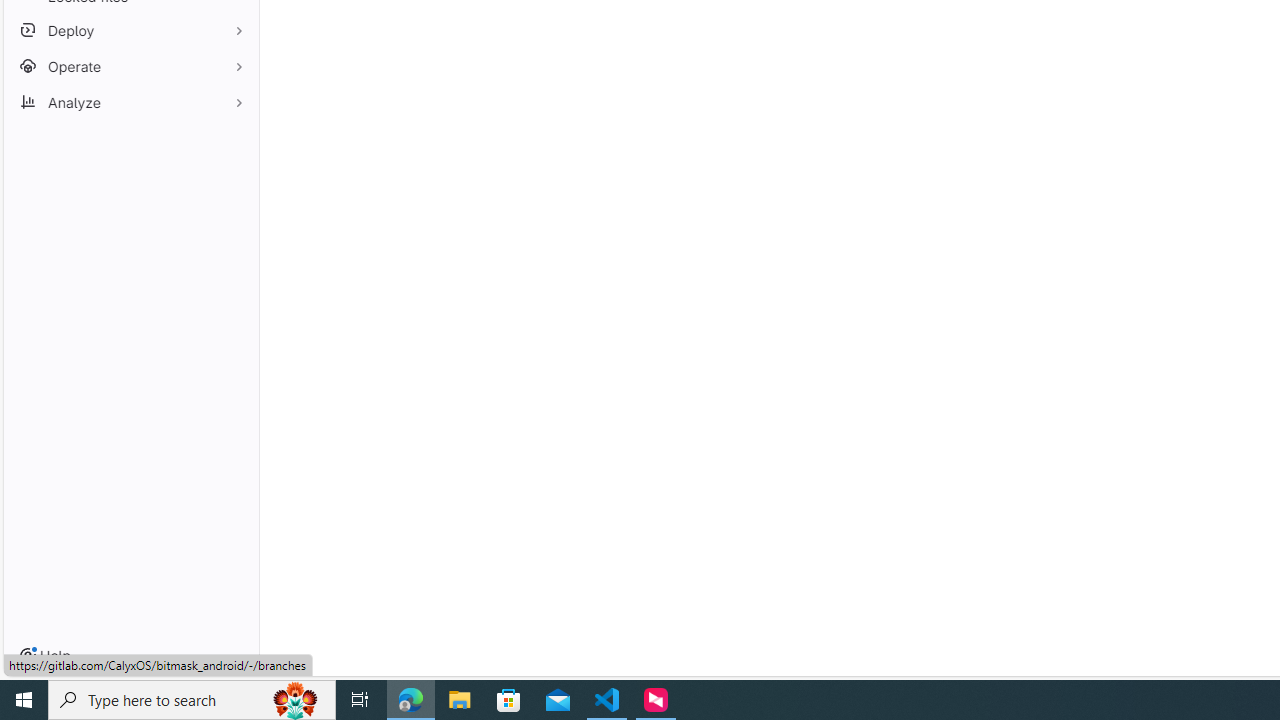  What do you see at coordinates (130, 102) in the screenshot?
I see `'Analyze'` at bounding box center [130, 102].